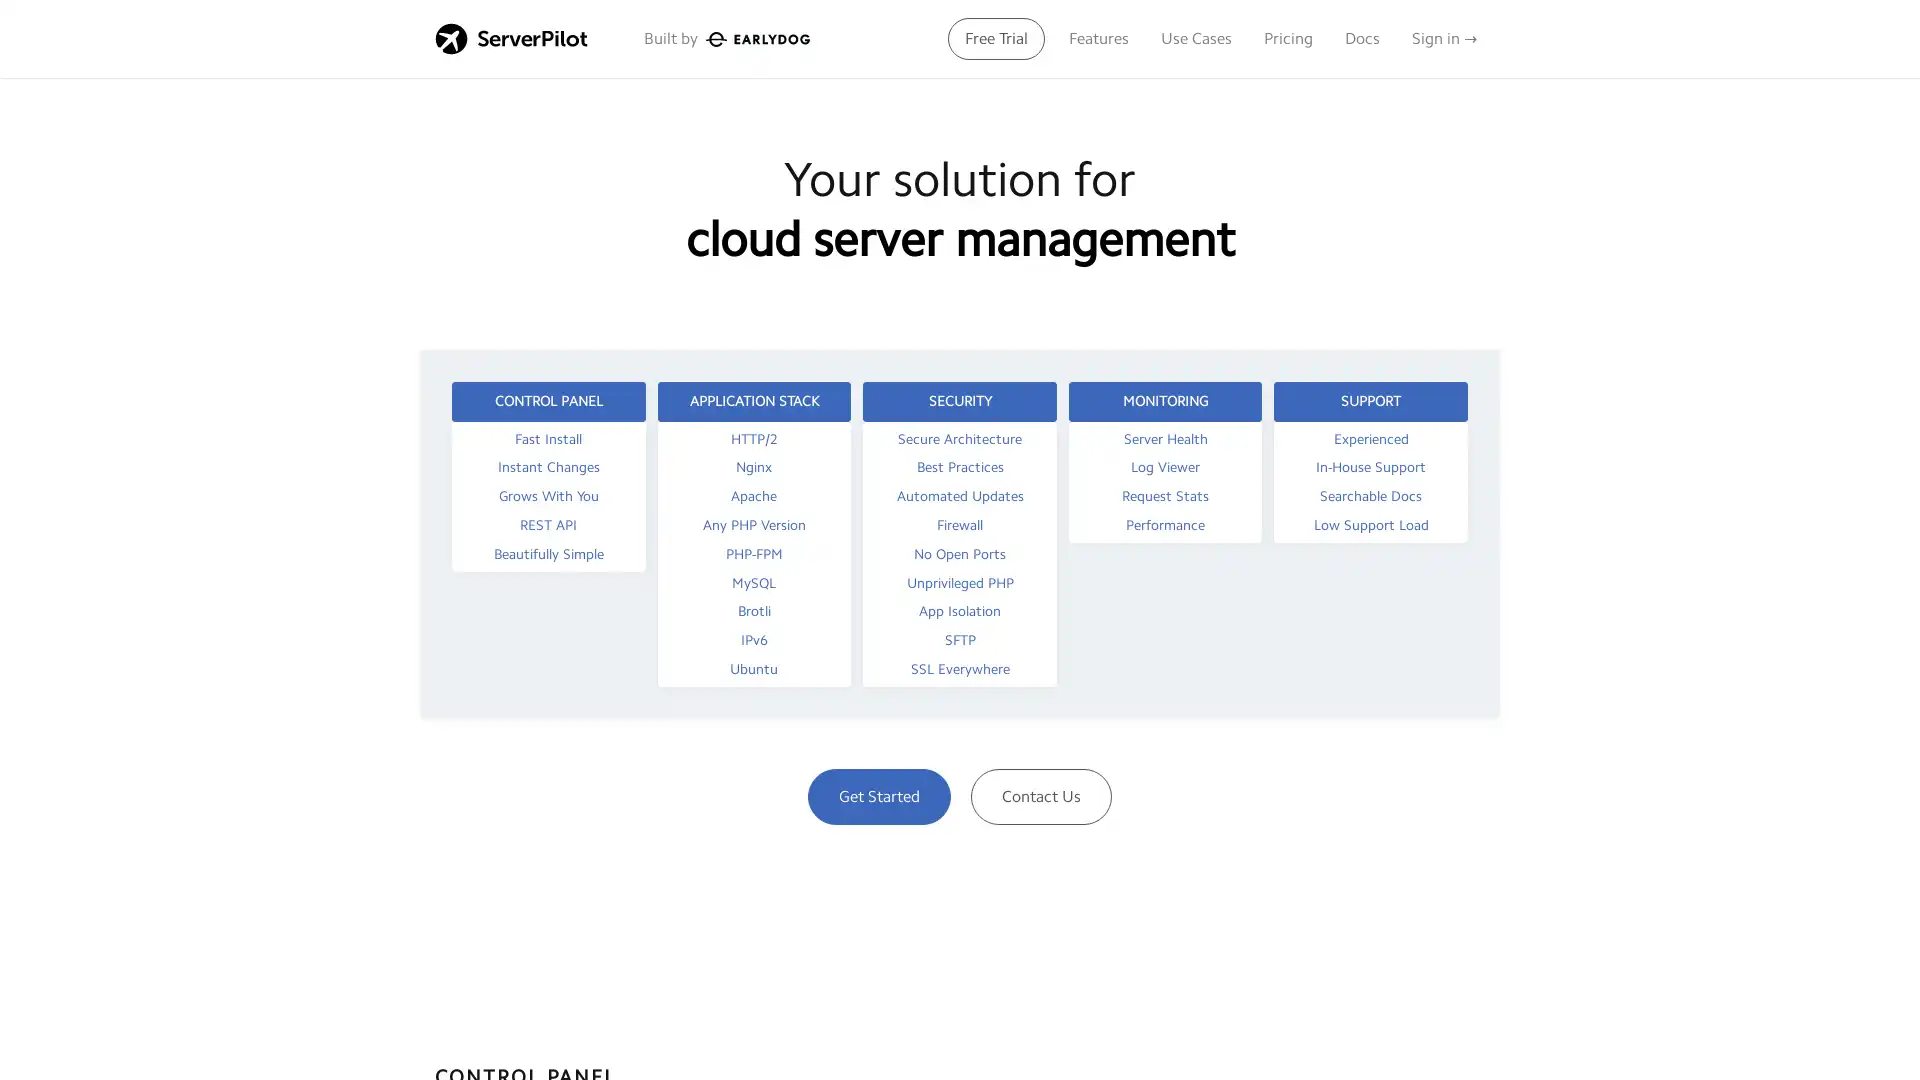  What do you see at coordinates (1361, 38) in the screenshot?
I see `Docs` at bounding box center [1361, 38].